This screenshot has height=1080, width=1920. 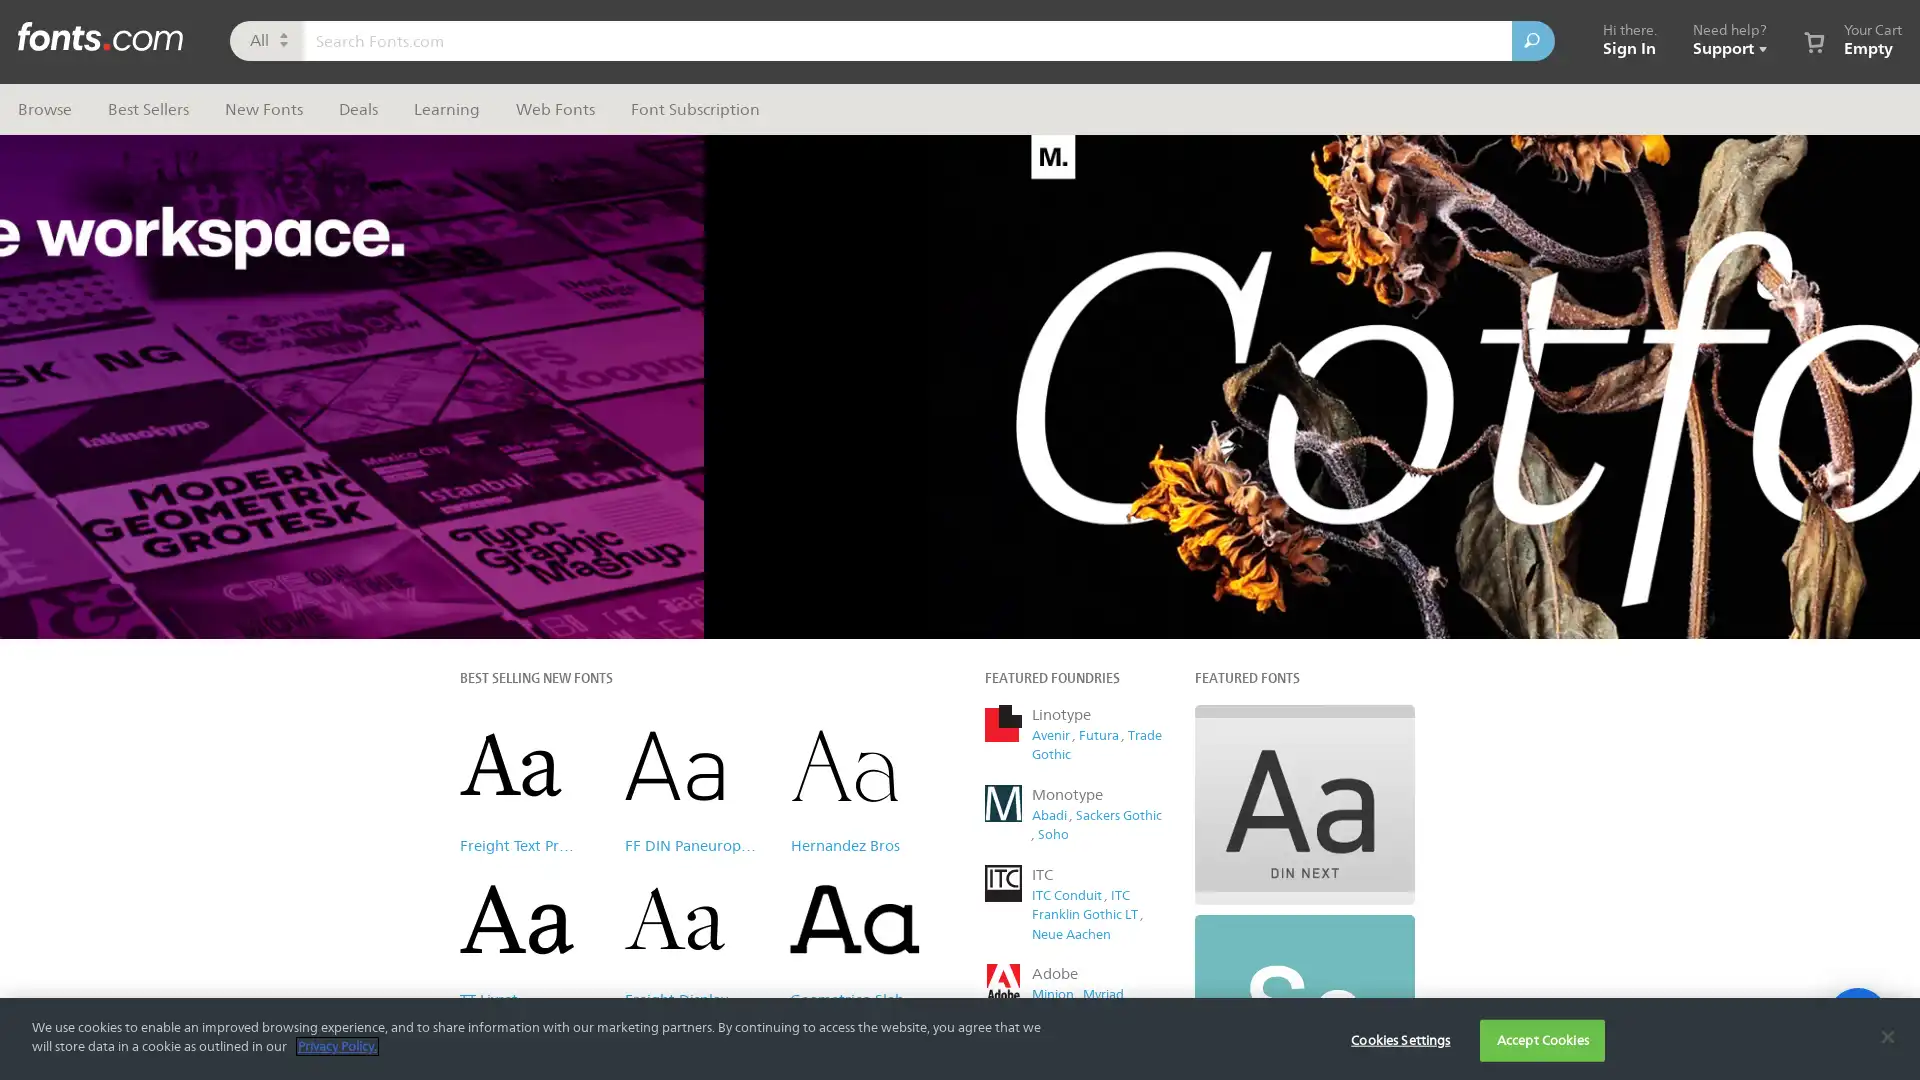 I want to click on Open Intercom Messenger, so click(x=1856, y=1018).